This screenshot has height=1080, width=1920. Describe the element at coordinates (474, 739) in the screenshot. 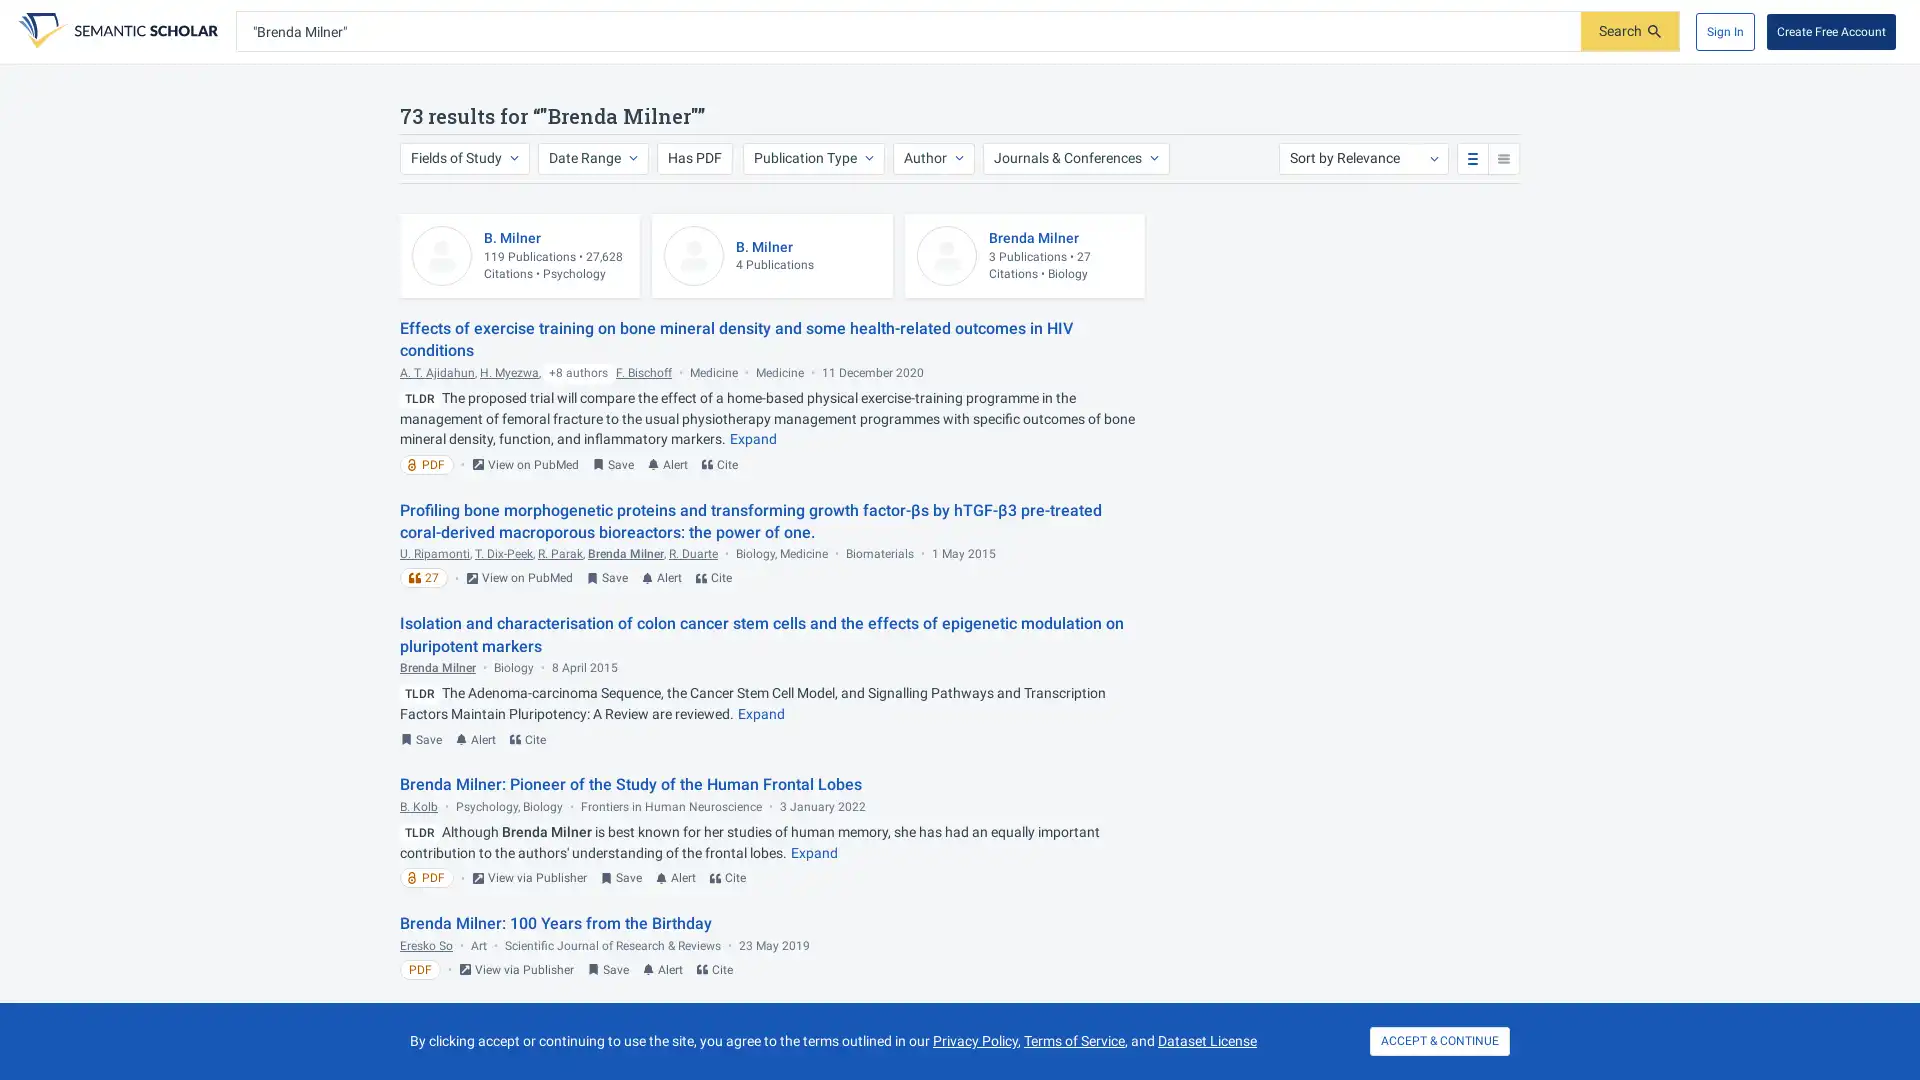

I see `Turn on email alert for this paper` at that location.